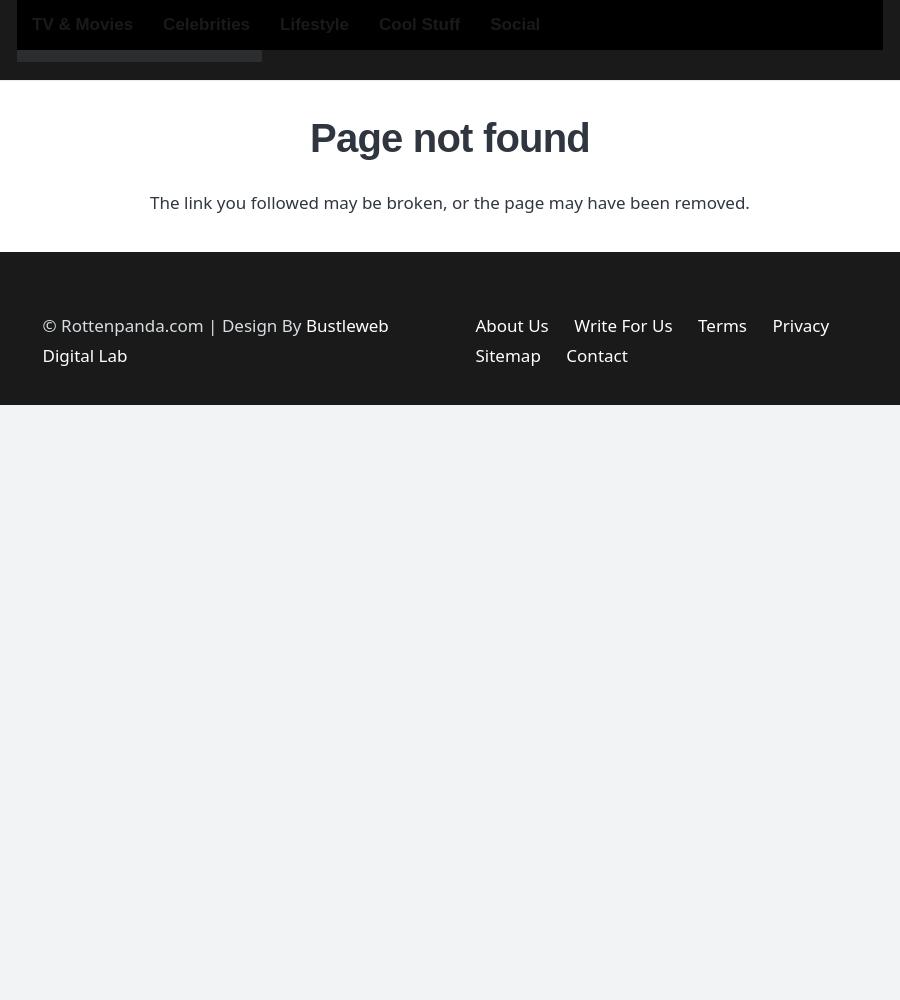 The width and height of the screenshot is (900, 1000). I want to click on 'About Us', so click(510, 324).